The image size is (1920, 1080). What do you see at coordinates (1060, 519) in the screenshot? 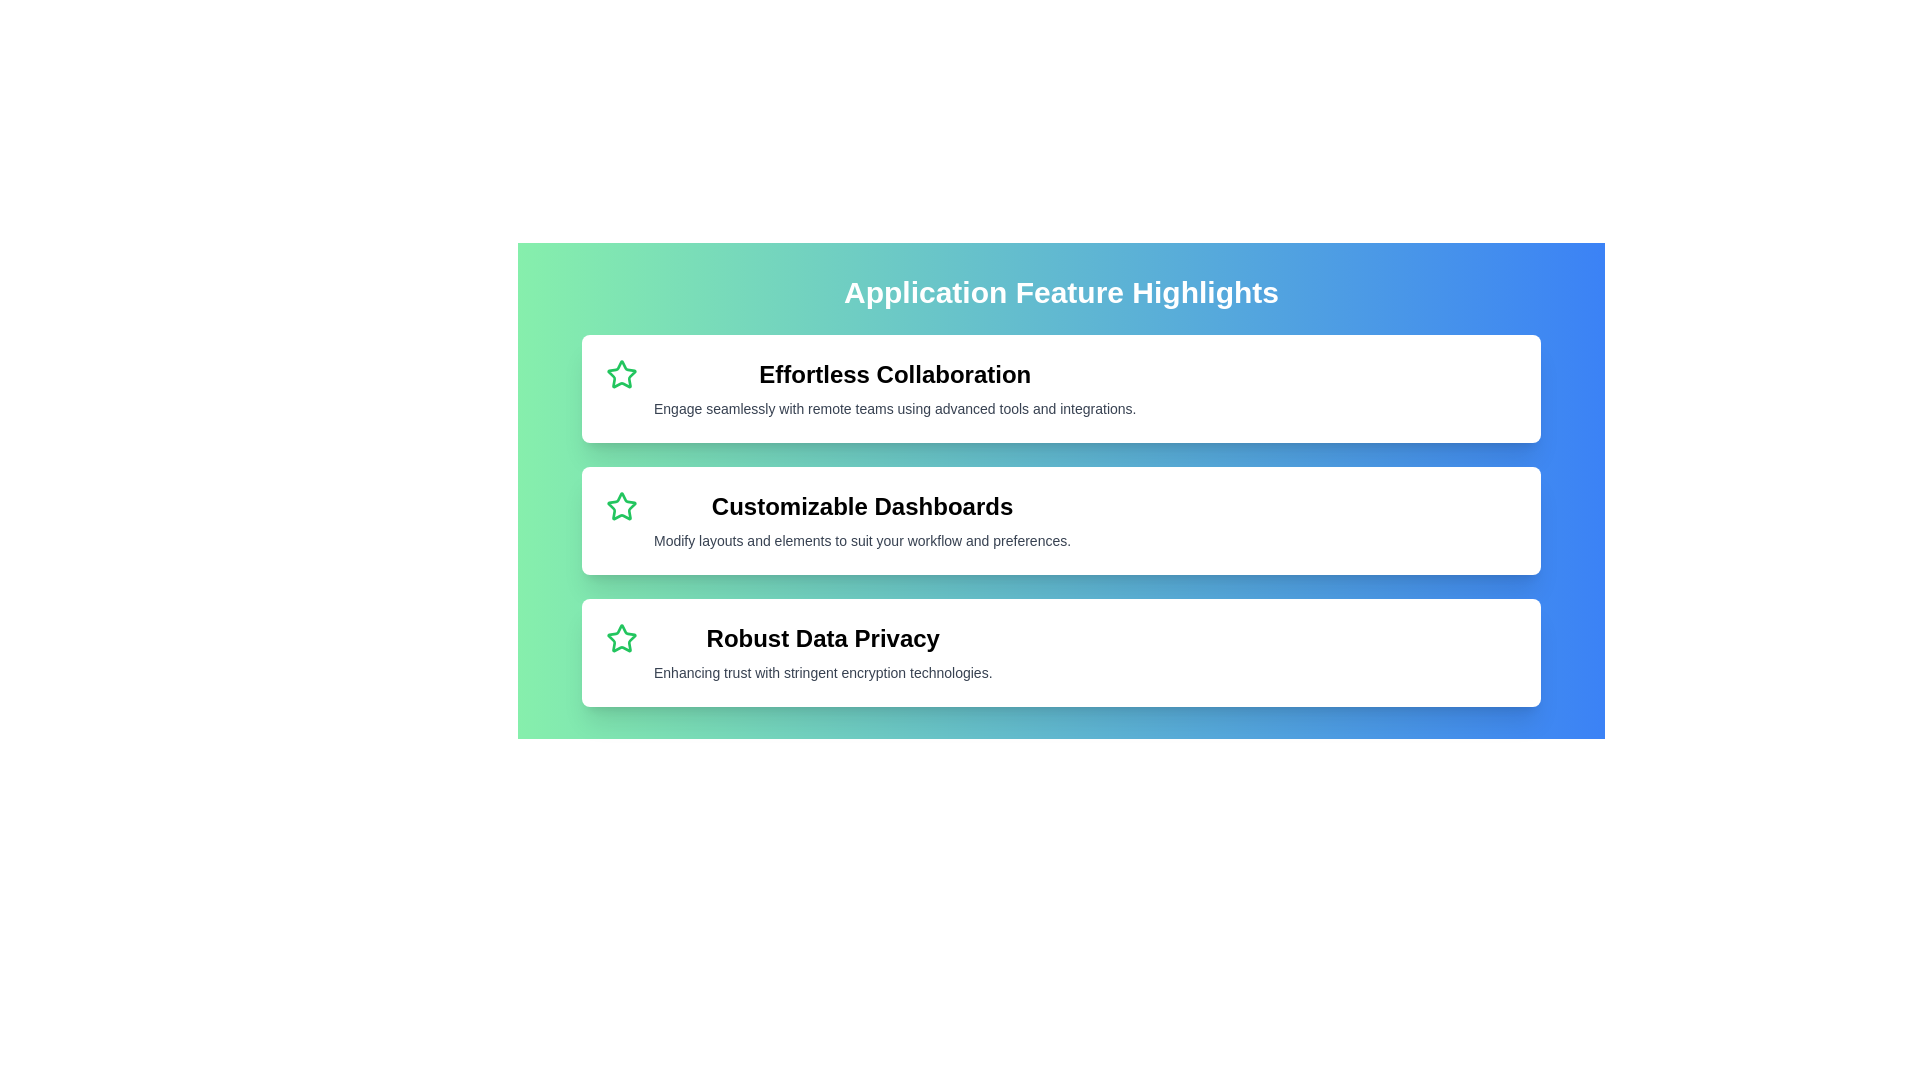
I see `the second feature item in the vertically stacked list that highlights the customizable dashboard feature, located centrally in the interface` at bounding box center [1060, 519].